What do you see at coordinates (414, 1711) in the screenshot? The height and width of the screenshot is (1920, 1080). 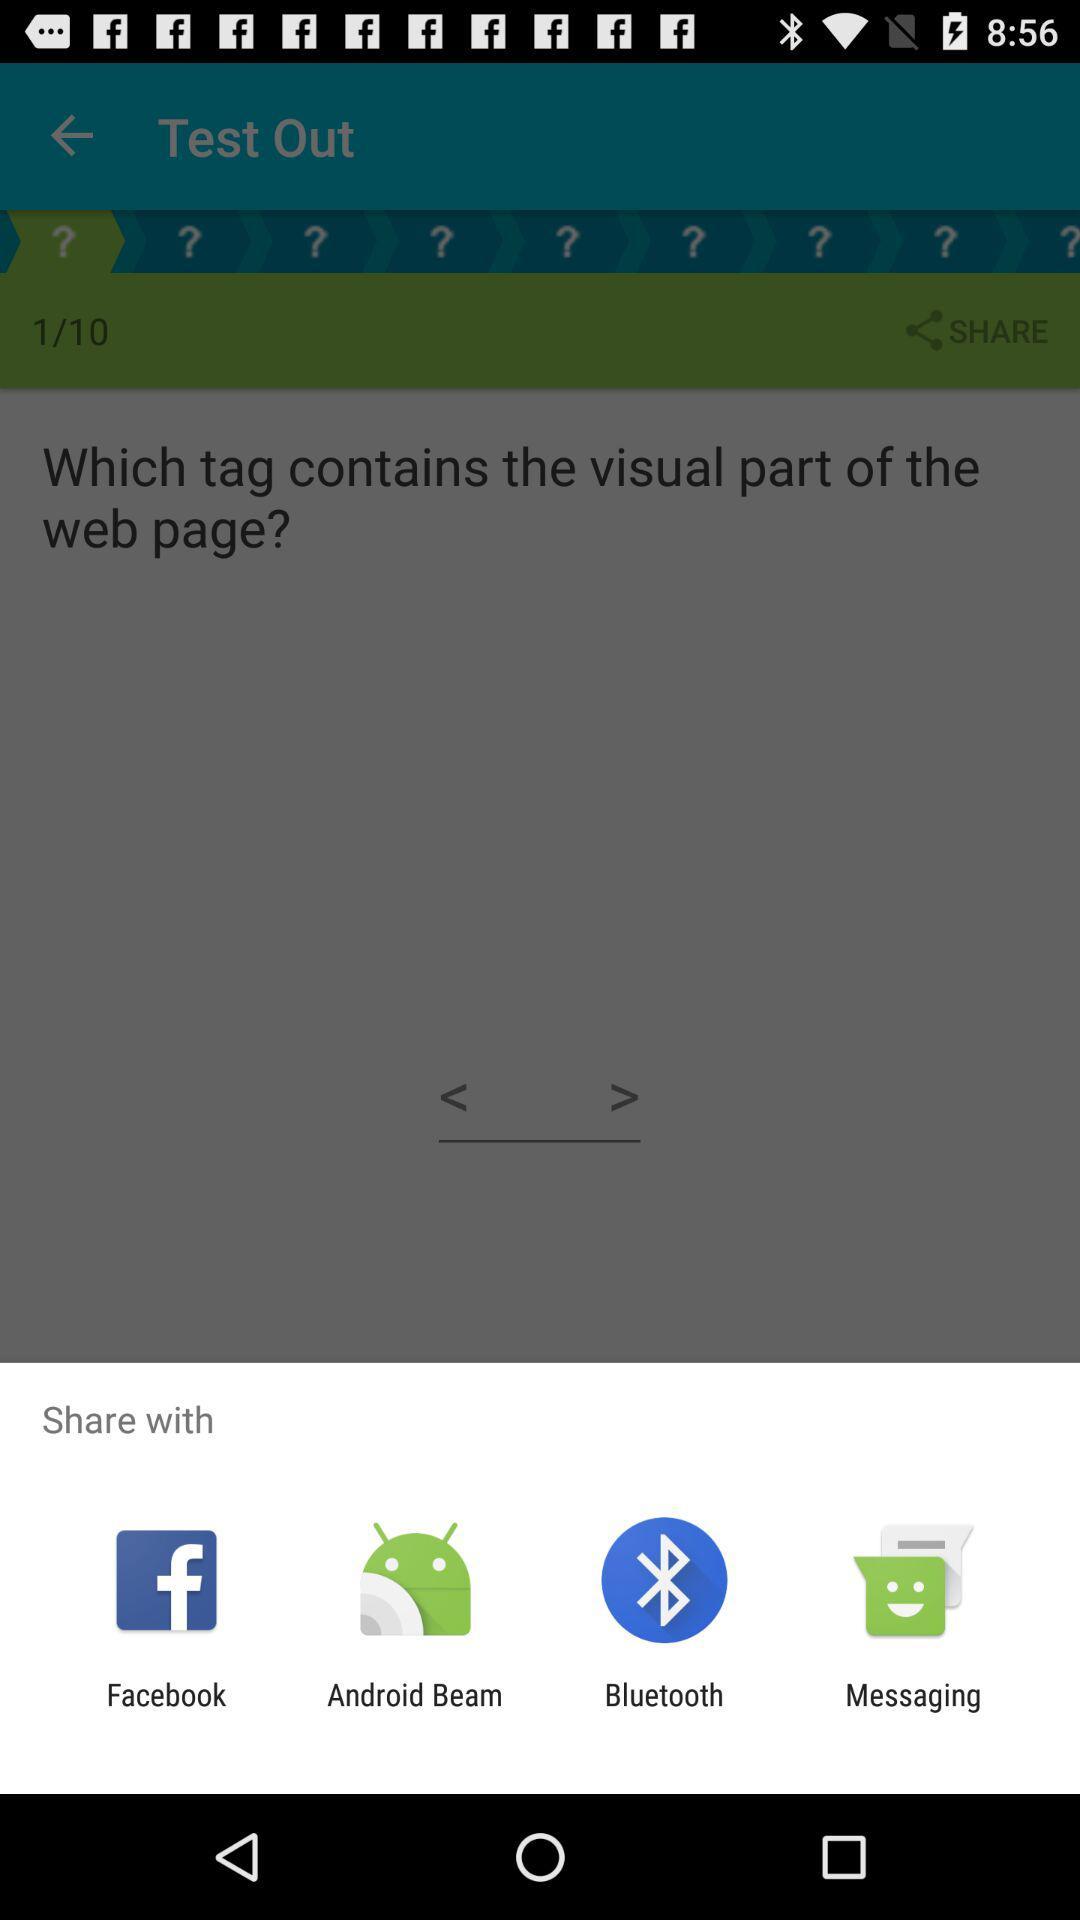 I see `the android beam item` at bounding box center [414, 1711].